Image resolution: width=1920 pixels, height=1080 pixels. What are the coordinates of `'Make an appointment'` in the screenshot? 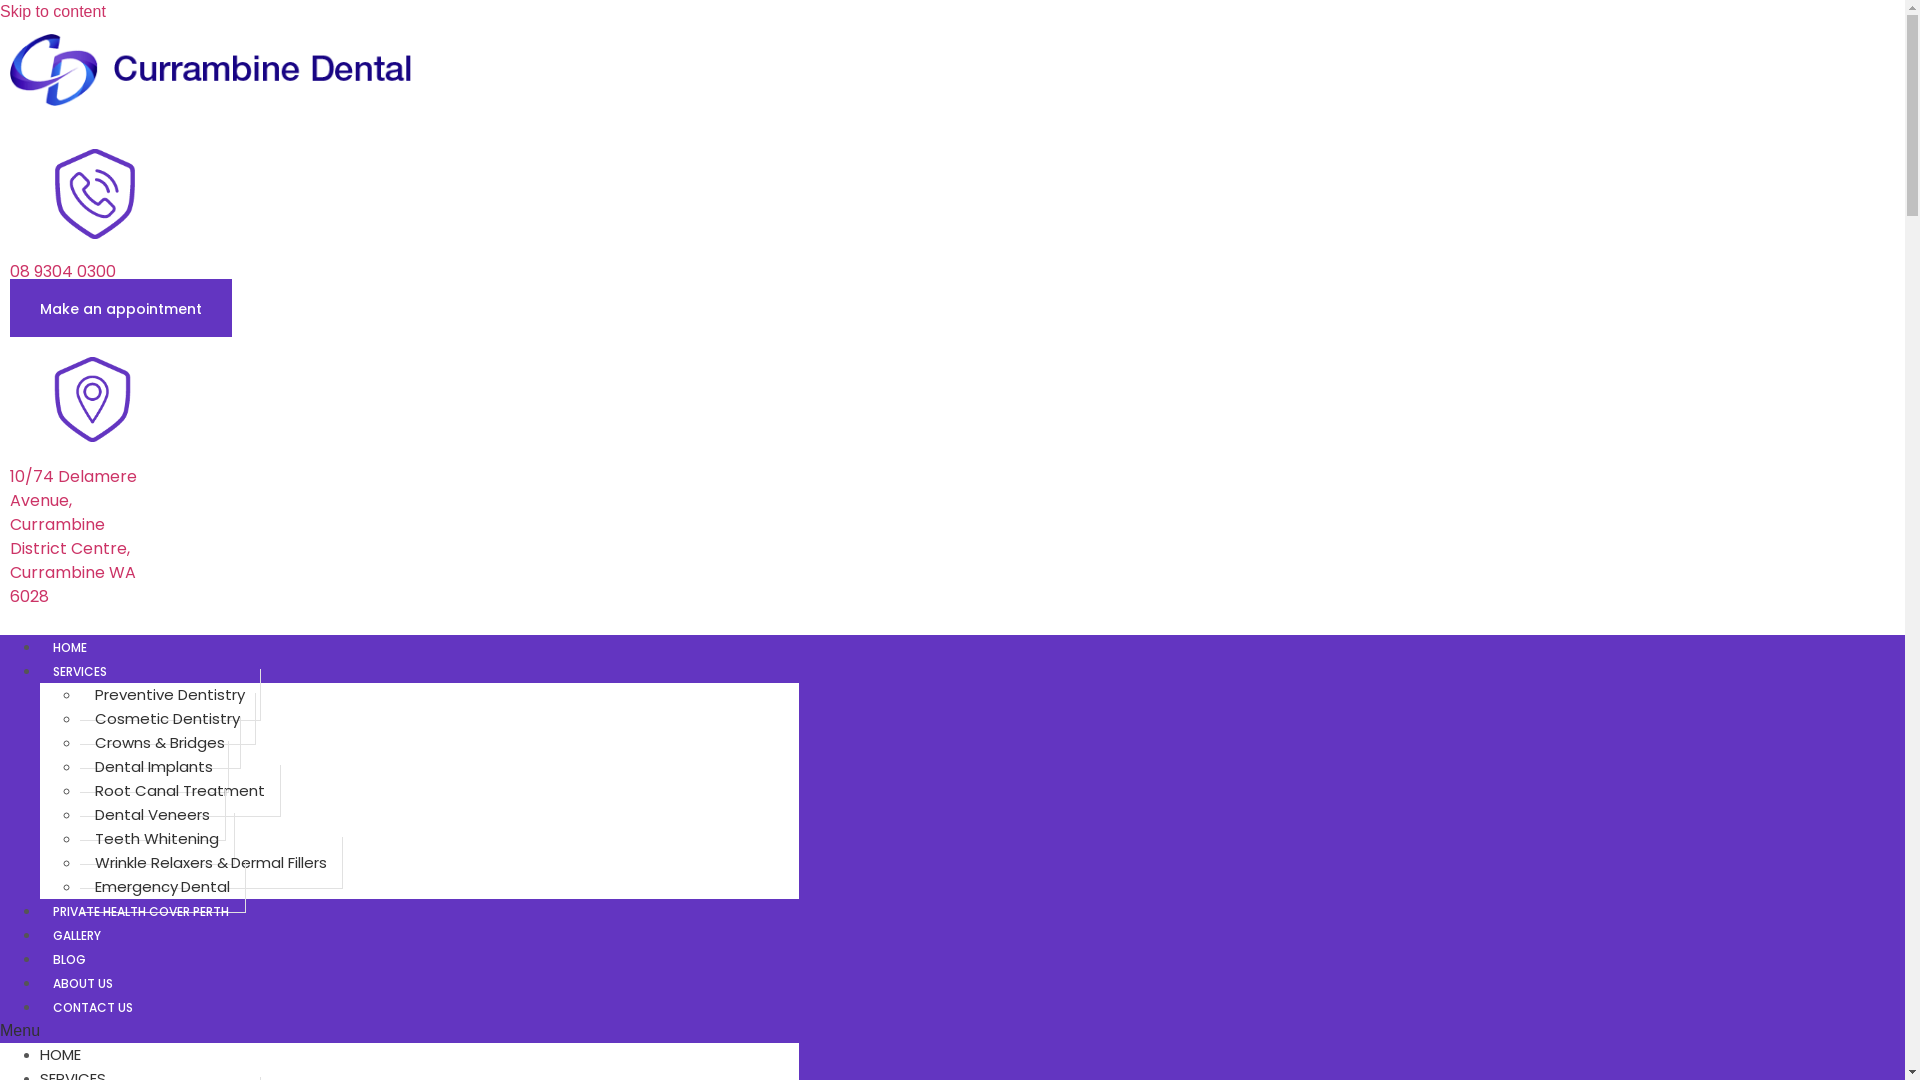 It's located at (119, 308).